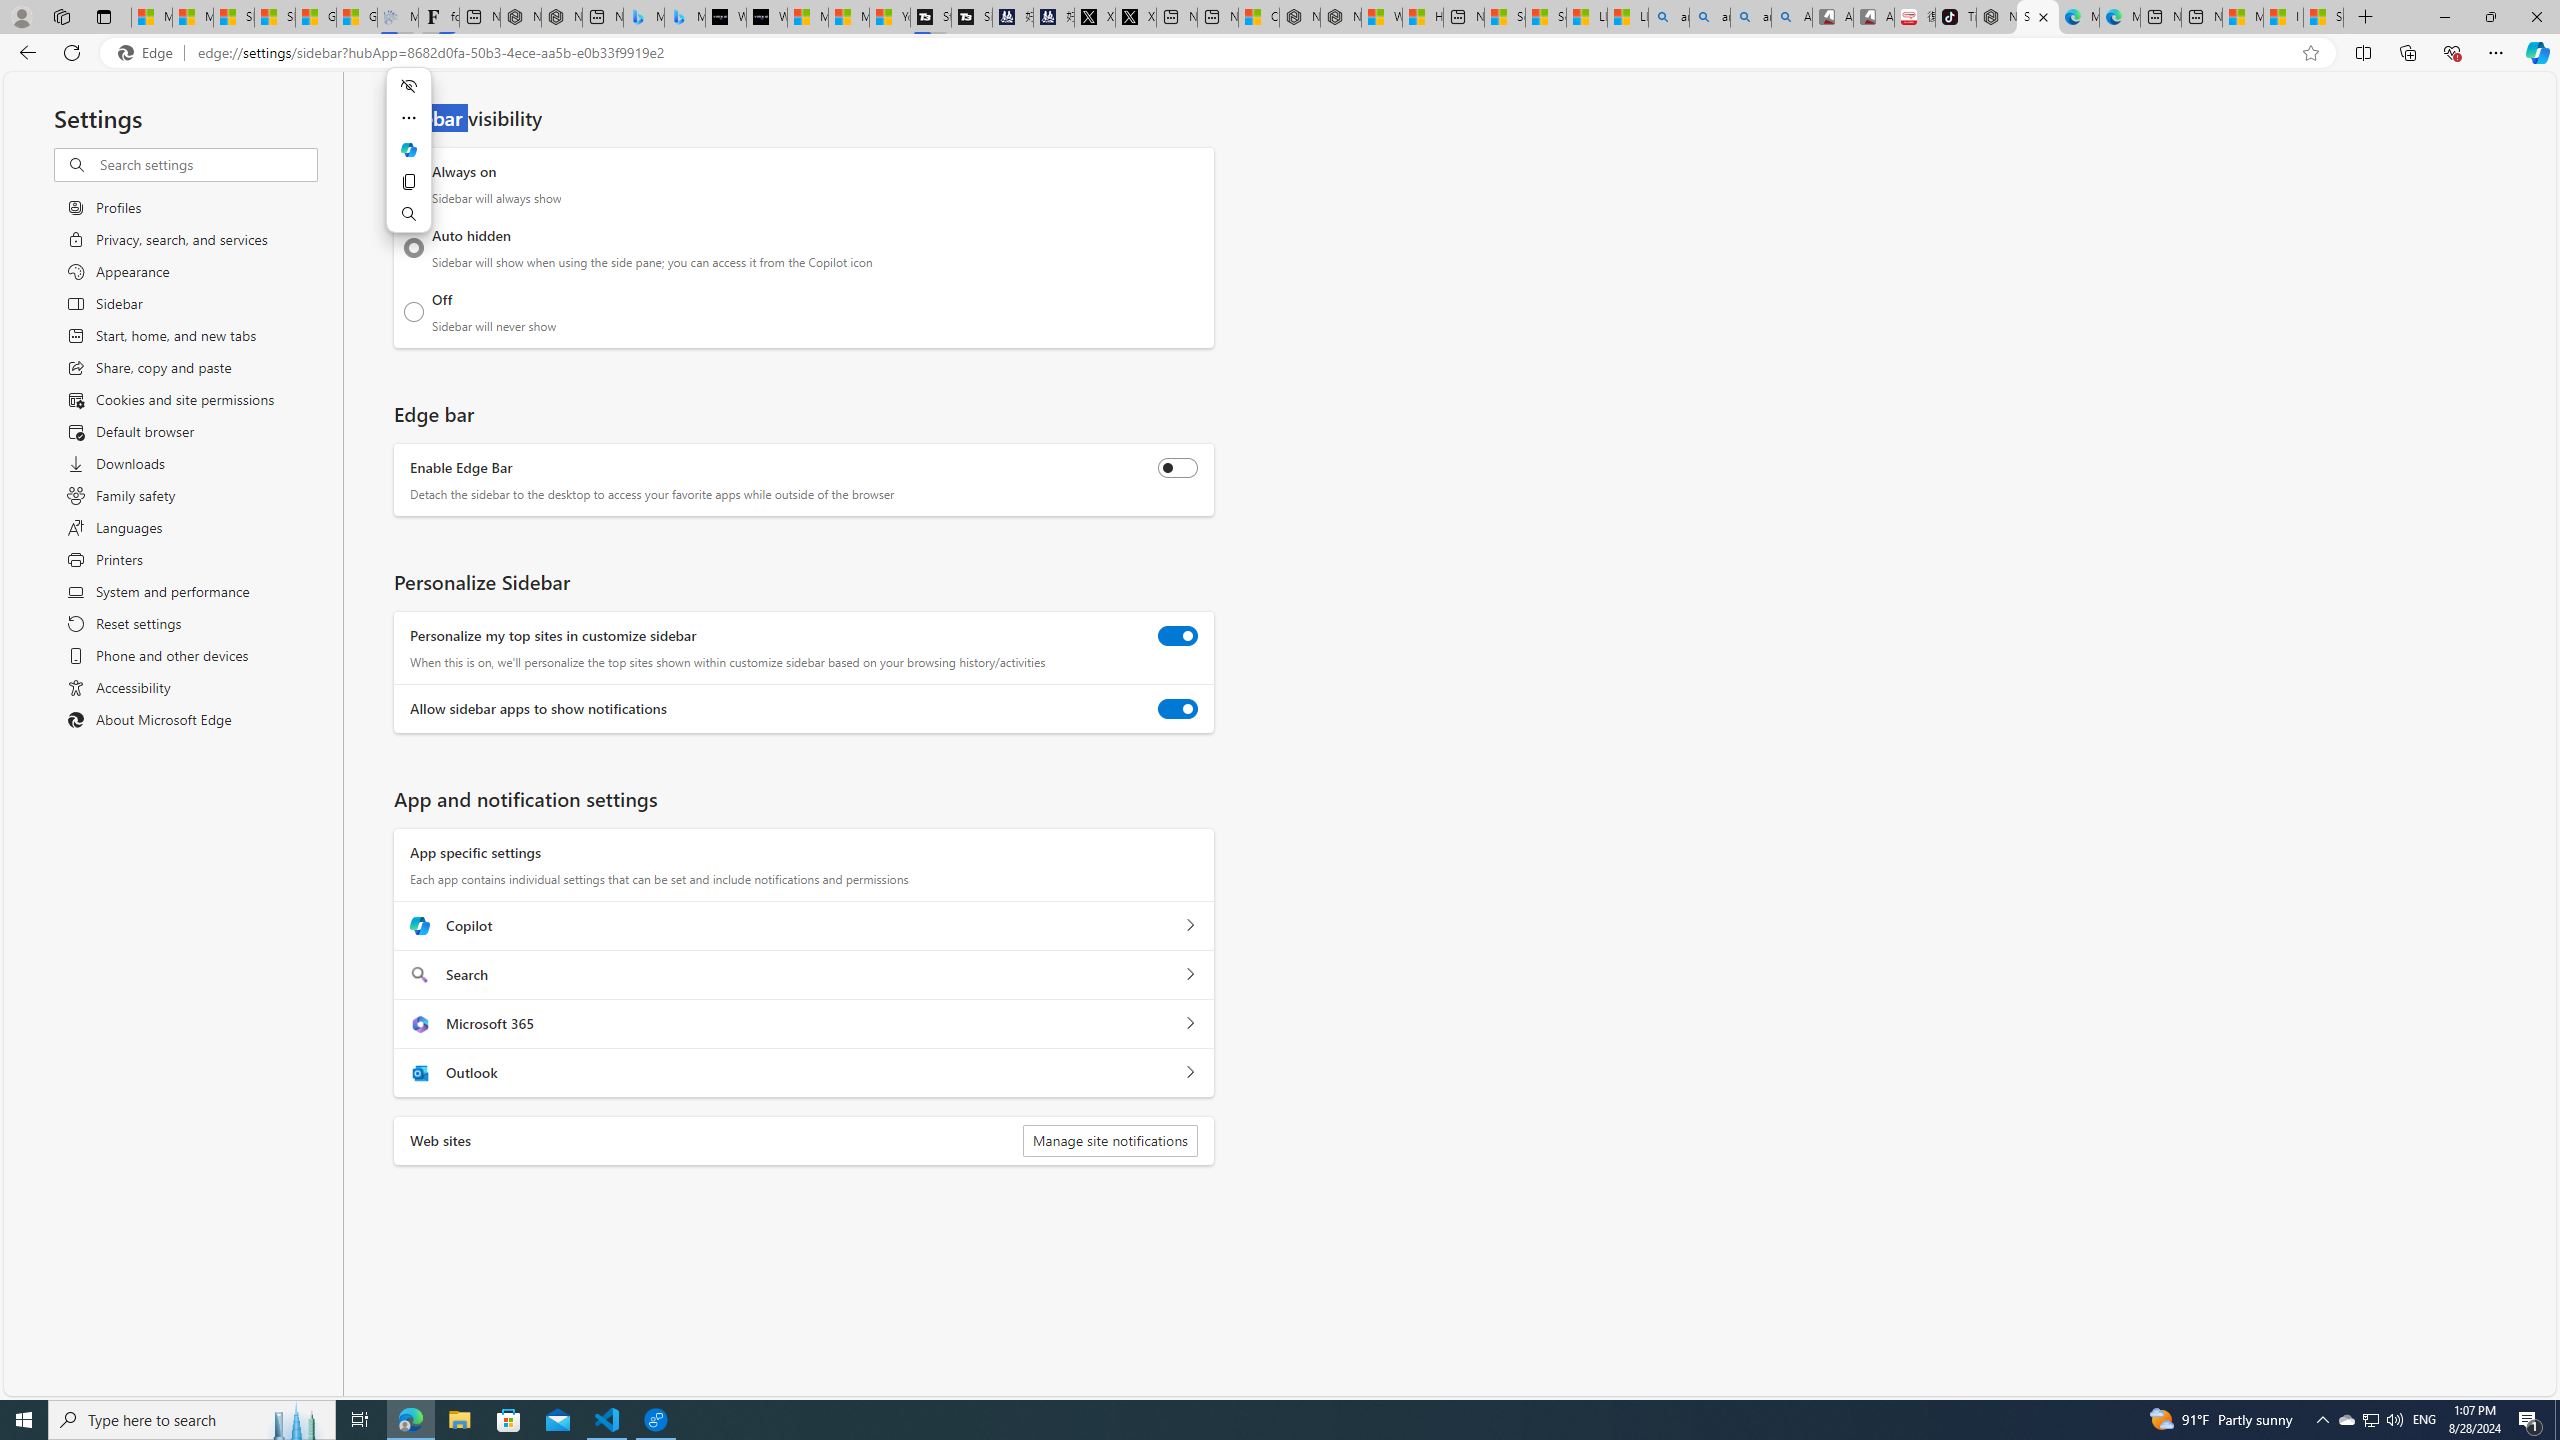  Describe the element at coordinates (643, 16) in the screenshot. I see `'Microsoft Bing Travel - Stays in Bangkok, Bangkok, Thailand'` at that location.